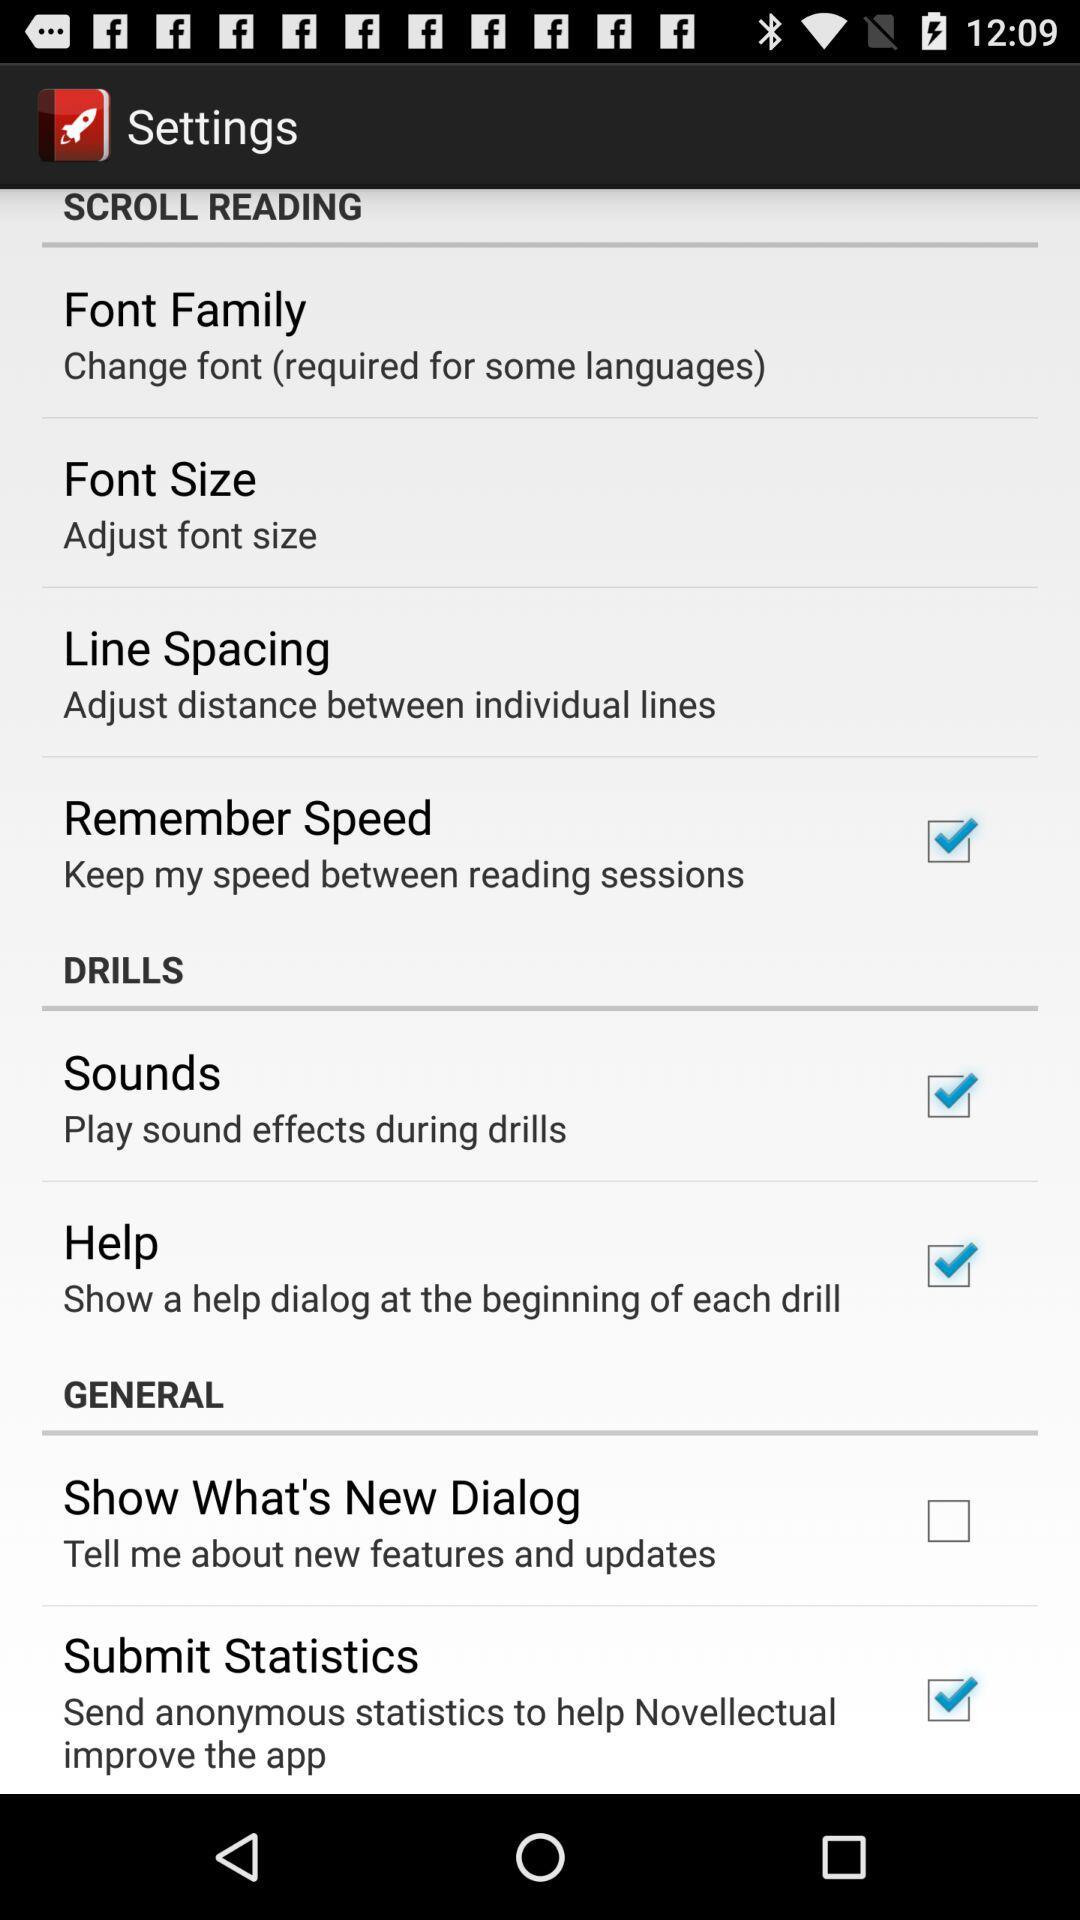  I want to click on the keep my speed icon, so click(403, 873).